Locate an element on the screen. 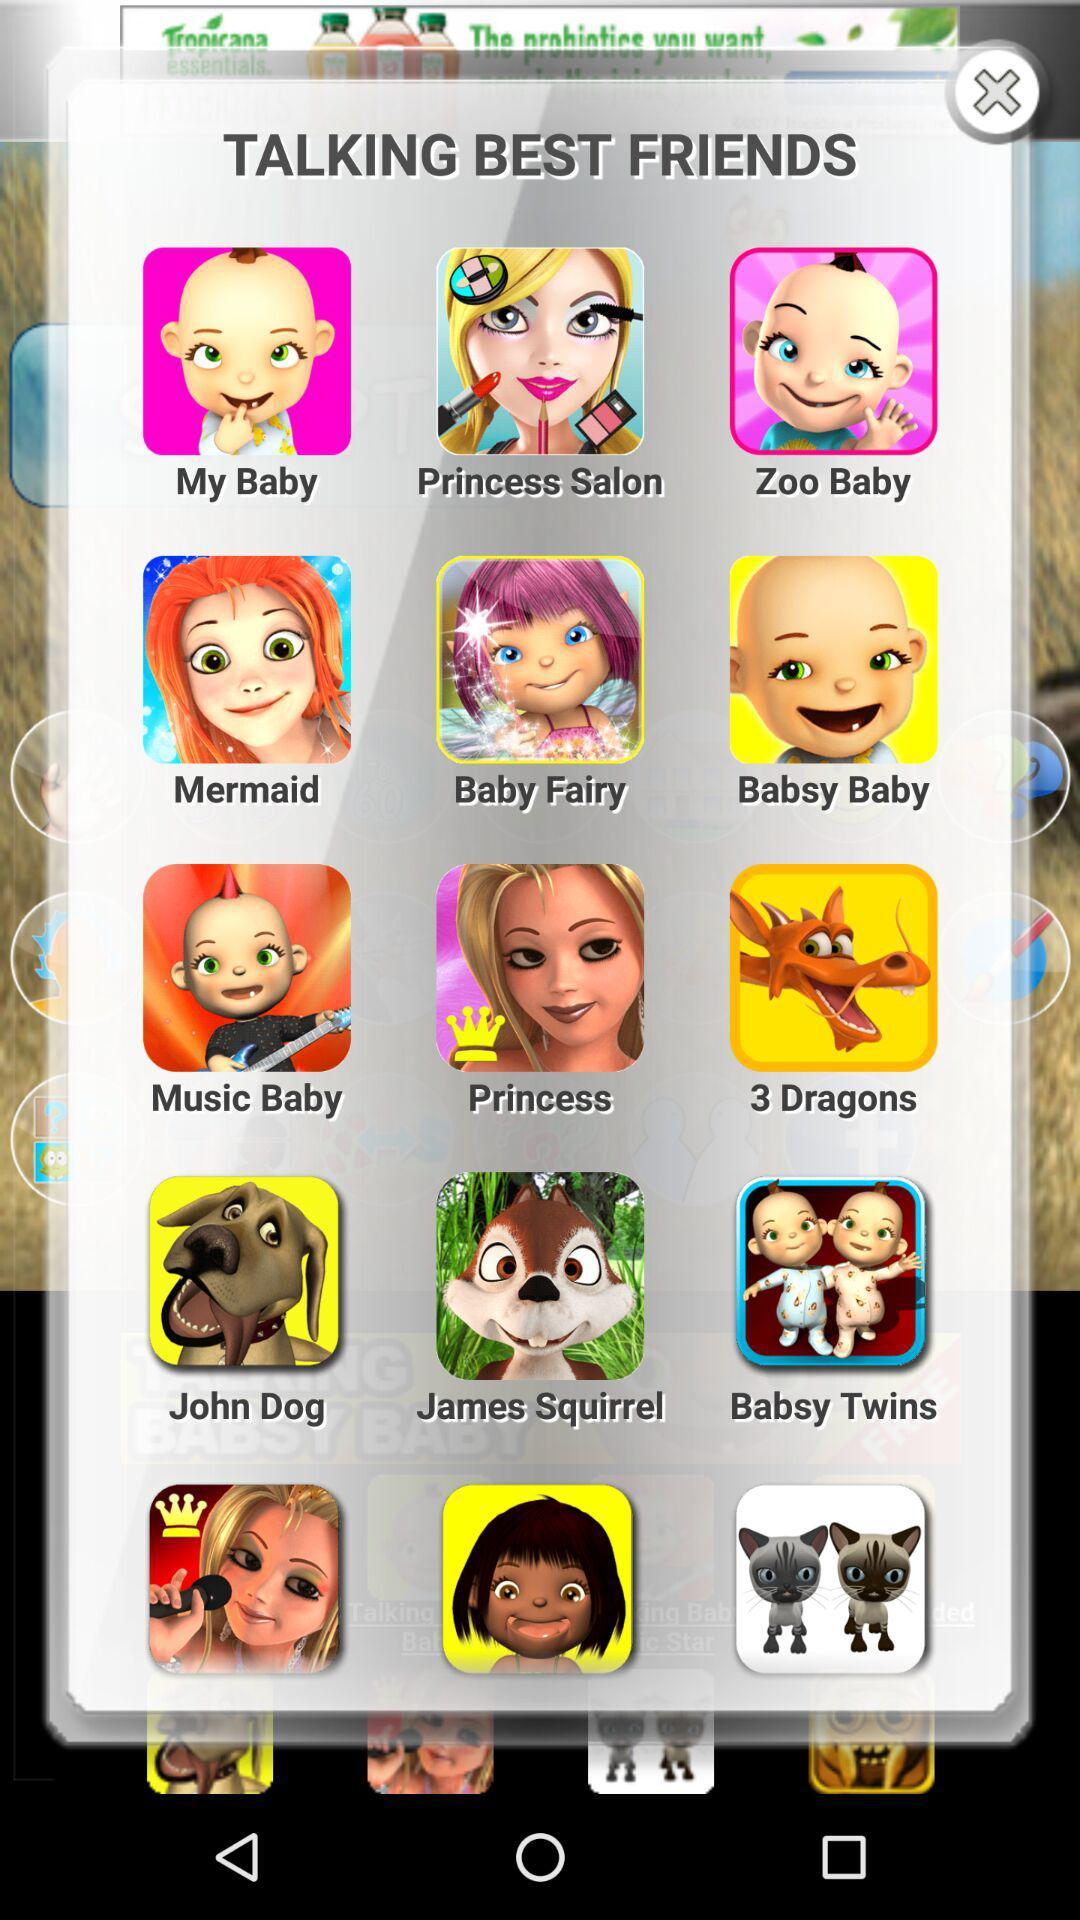 The height and width of the screenshot is (1920, 1080). exit button is located at coordinates (1001, 93).